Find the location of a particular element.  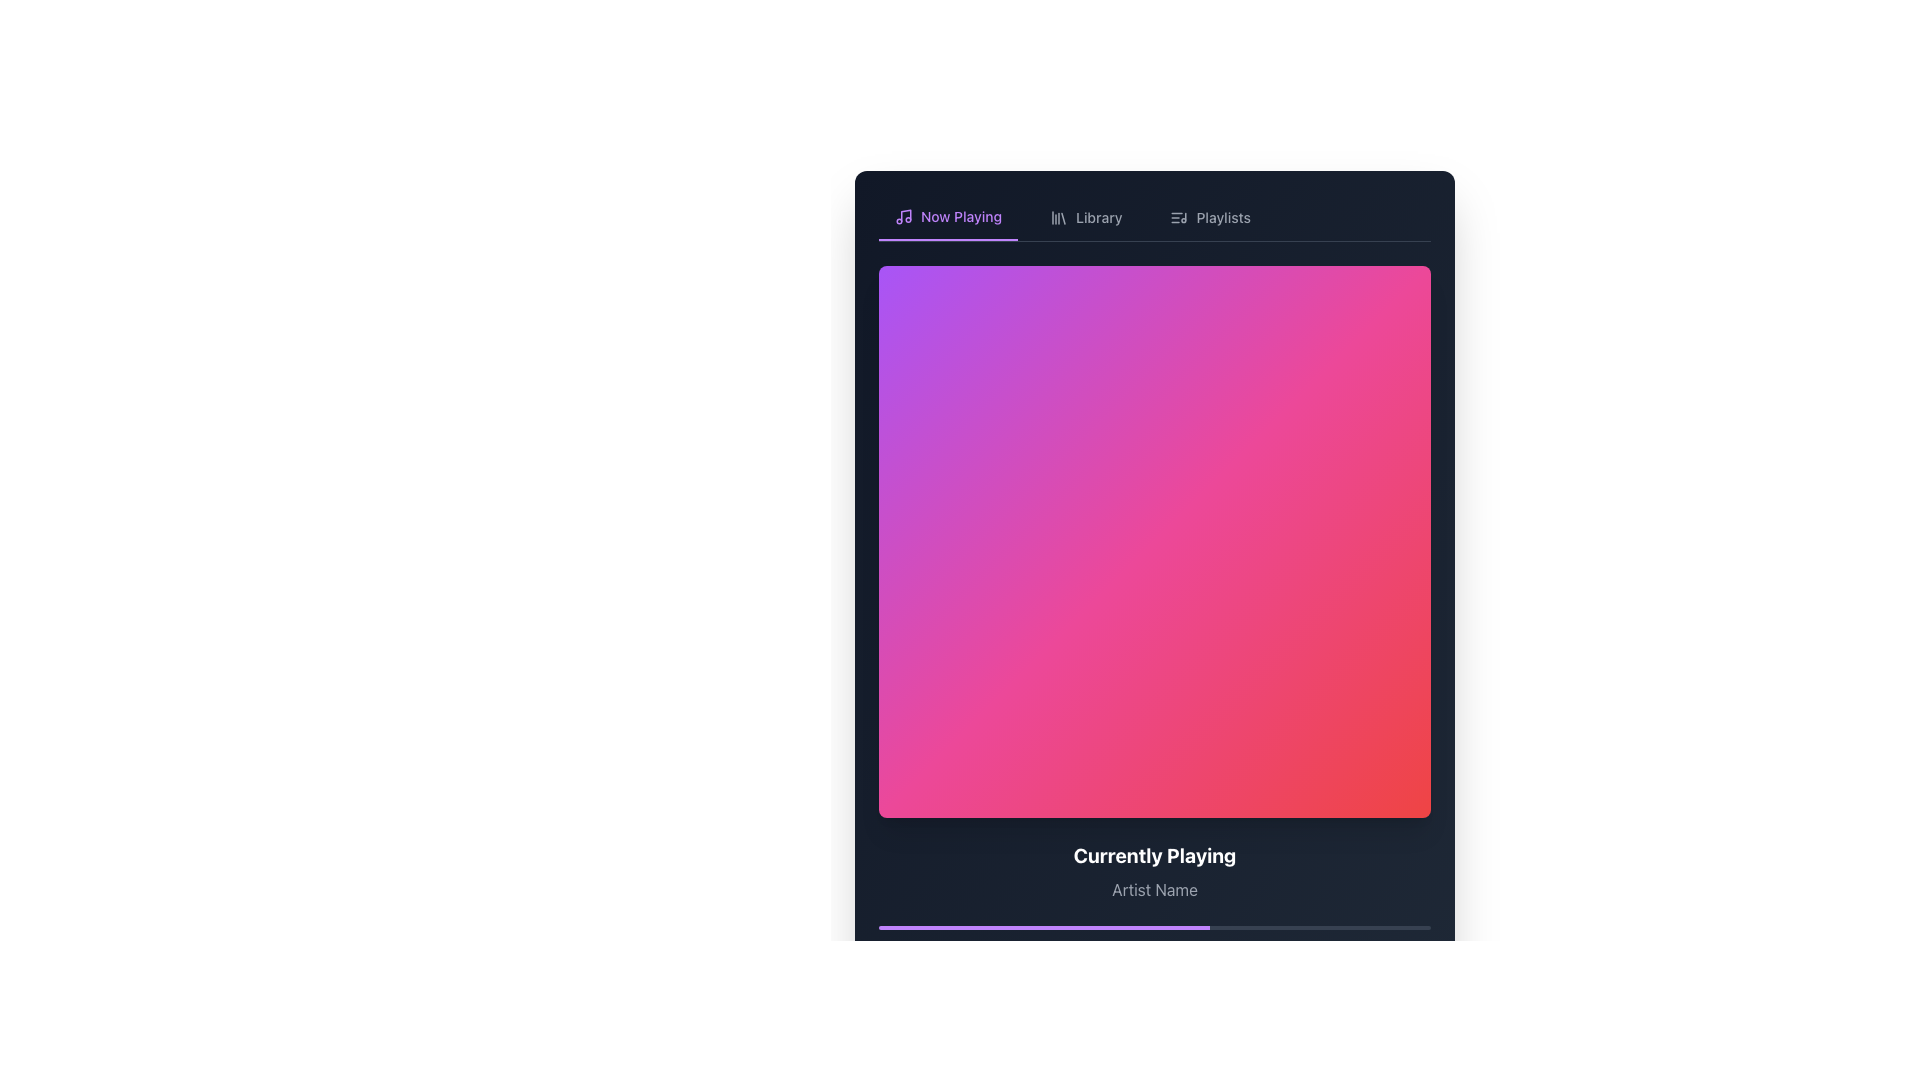

the 'Now Playing' icon located to the left of the 'Now Playing' text in the top bar of the interface is located at coordinates (902, 216).